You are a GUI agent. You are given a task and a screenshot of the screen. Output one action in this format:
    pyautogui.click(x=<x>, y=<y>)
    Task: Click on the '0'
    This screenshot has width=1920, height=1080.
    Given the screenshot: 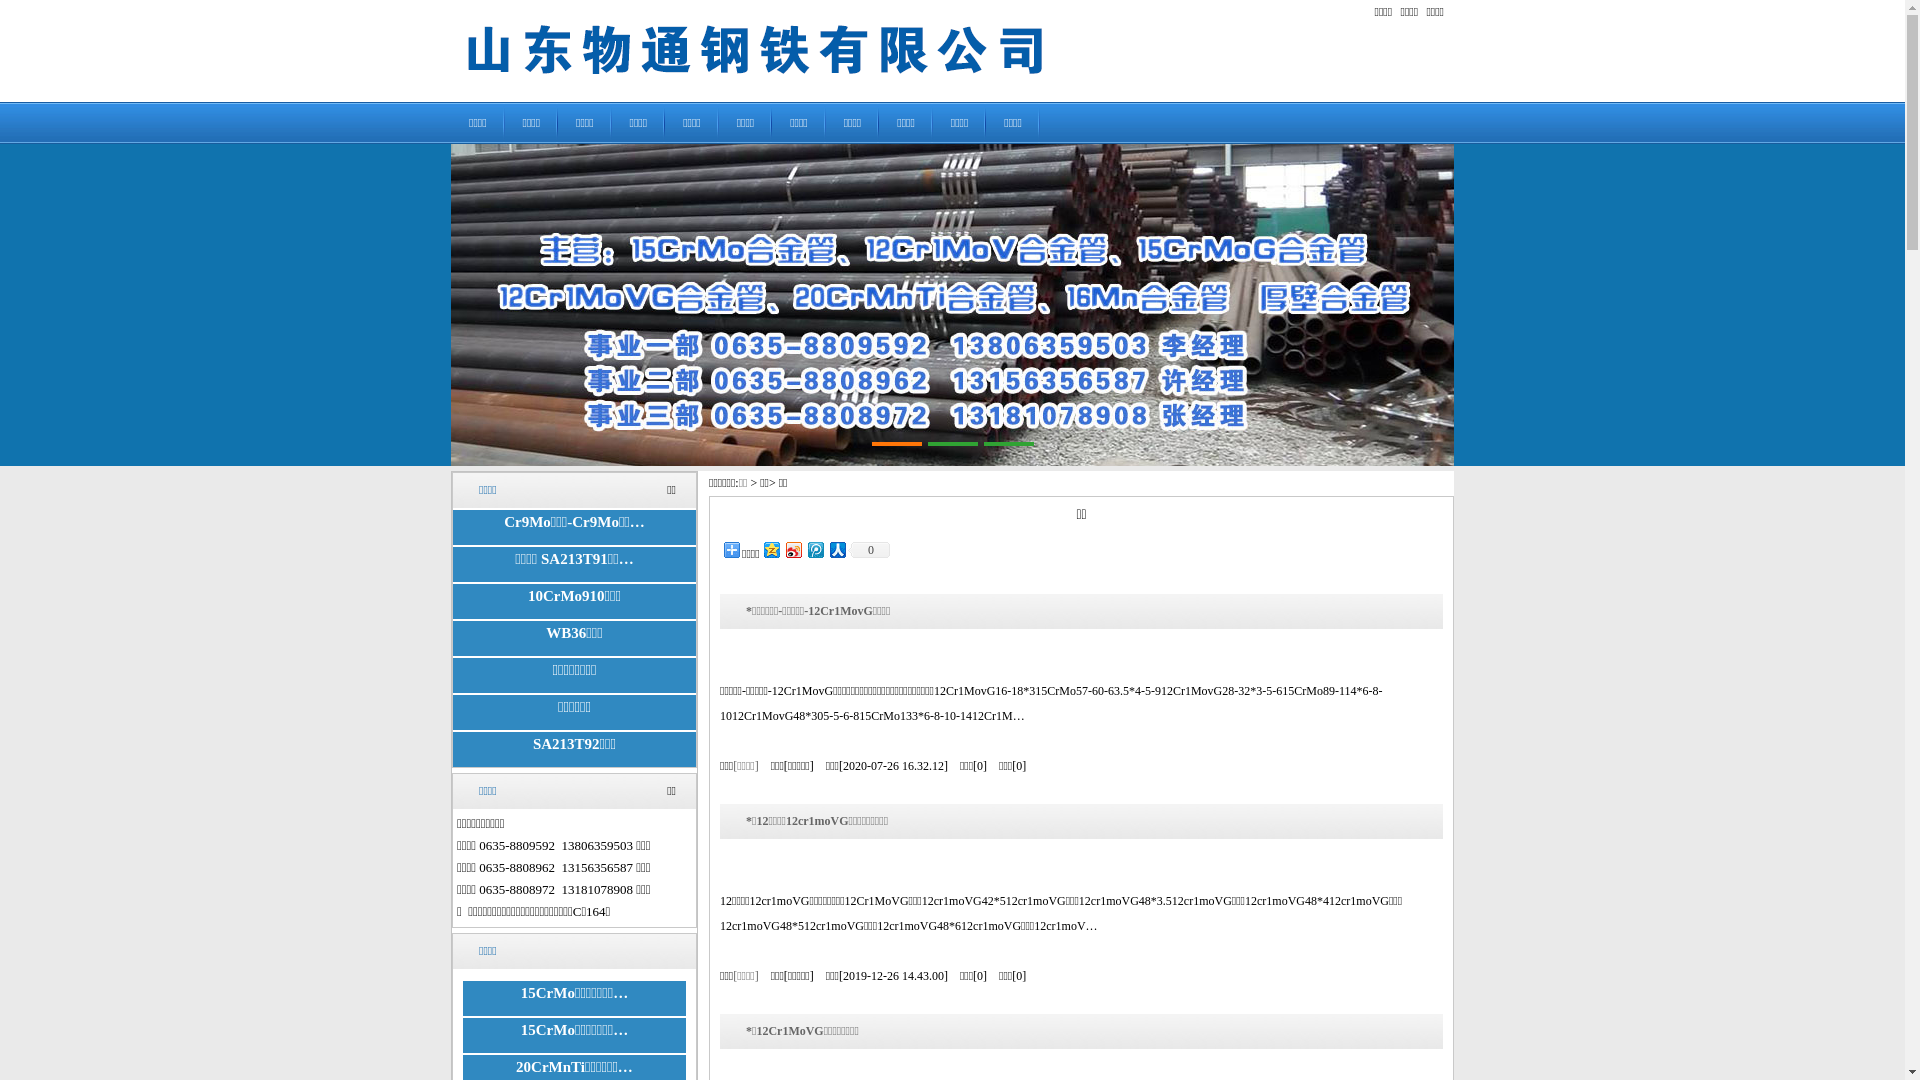 What is the action you would take?
    pyautogui.click(x=848, y=550)
    